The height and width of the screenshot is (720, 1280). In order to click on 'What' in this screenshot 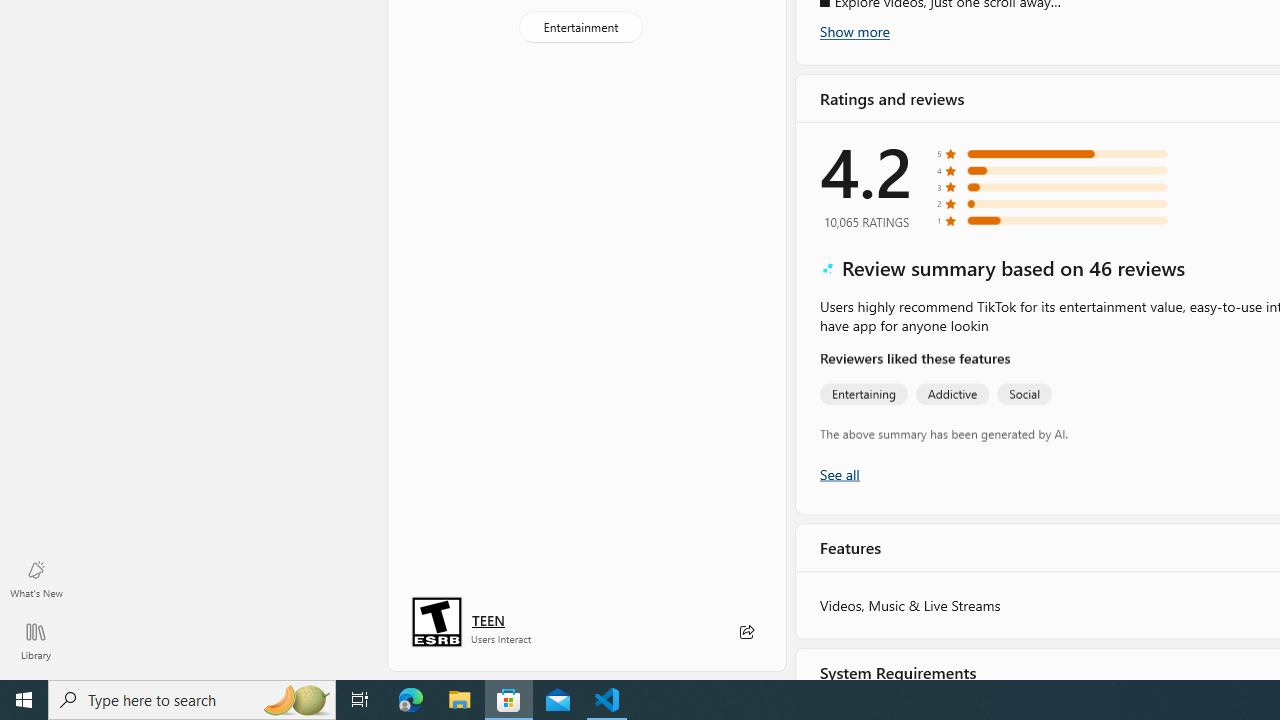, I will do `click(35, 578)`.